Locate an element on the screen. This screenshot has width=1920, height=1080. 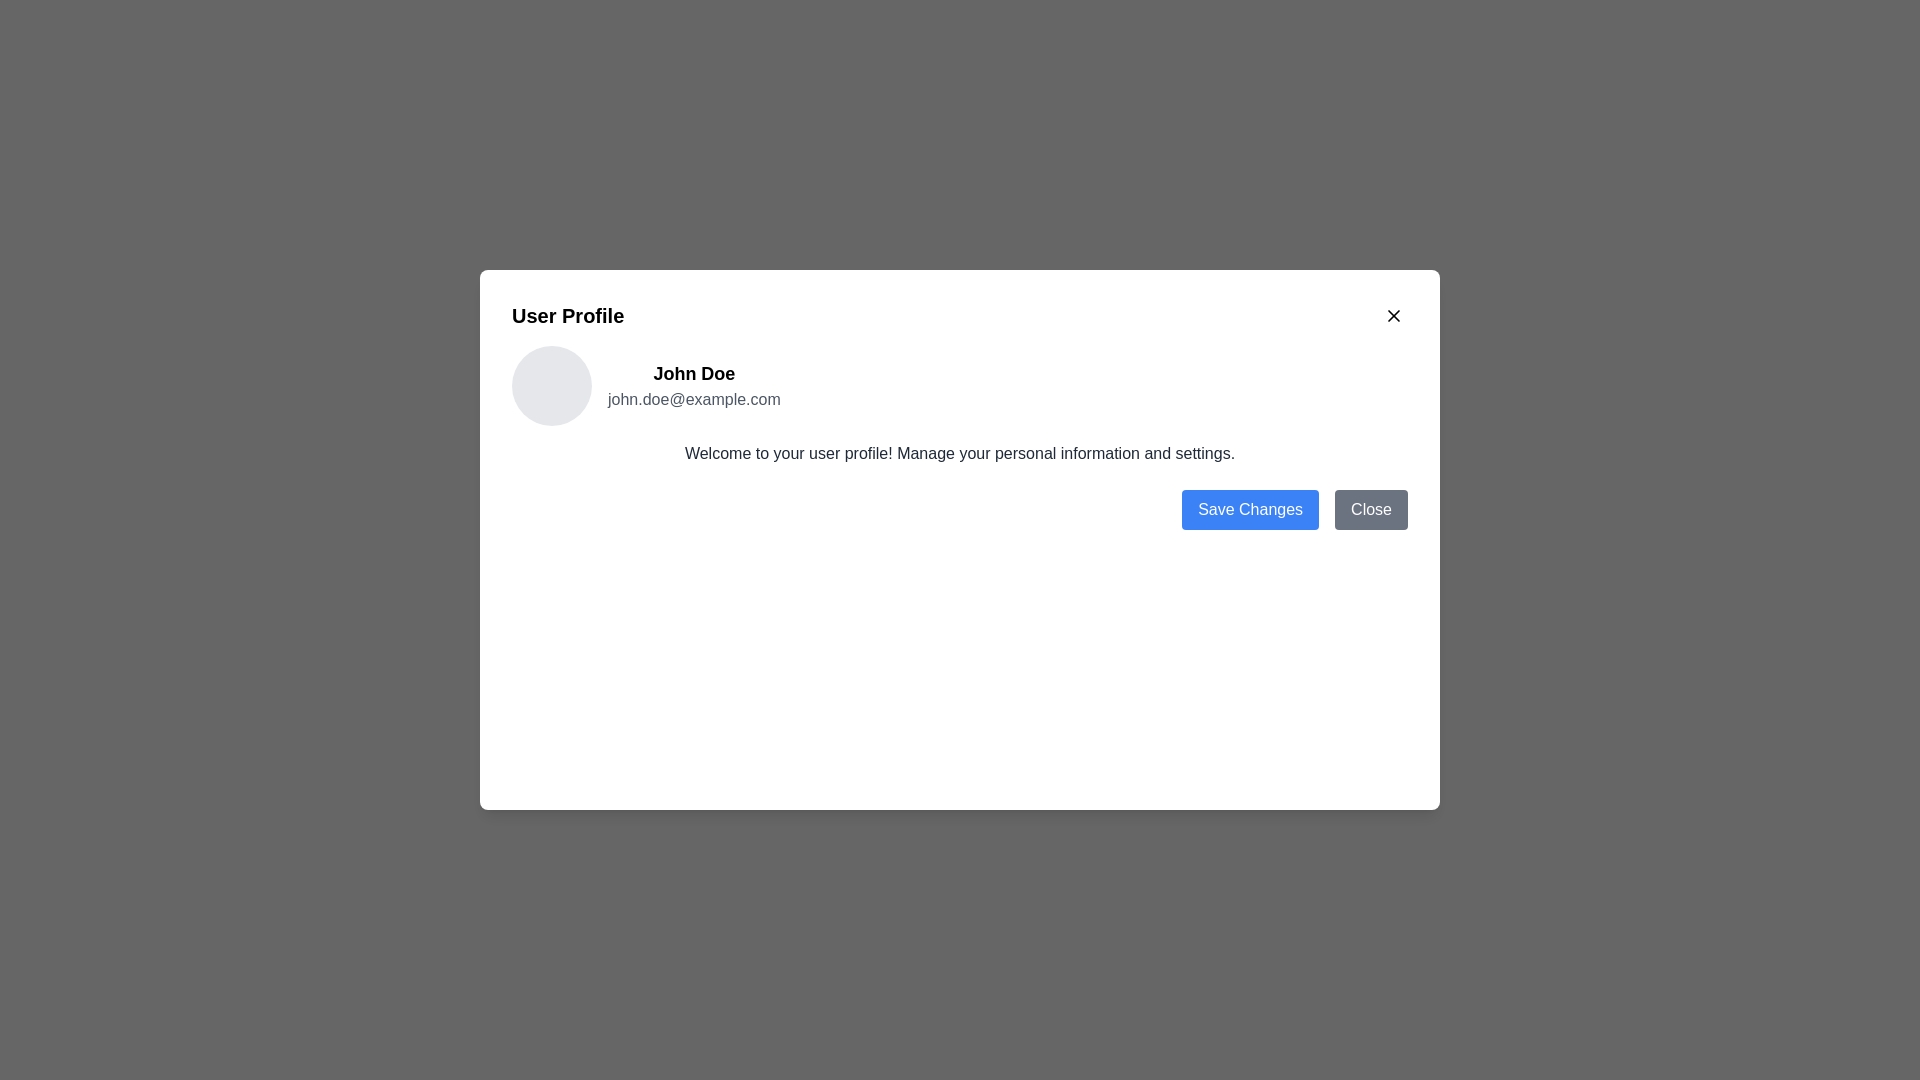
the close button in the top-right corner of the 'User Profile' dialog box, which is represented by an 'X' icon is located at coordinates (1392, 315).